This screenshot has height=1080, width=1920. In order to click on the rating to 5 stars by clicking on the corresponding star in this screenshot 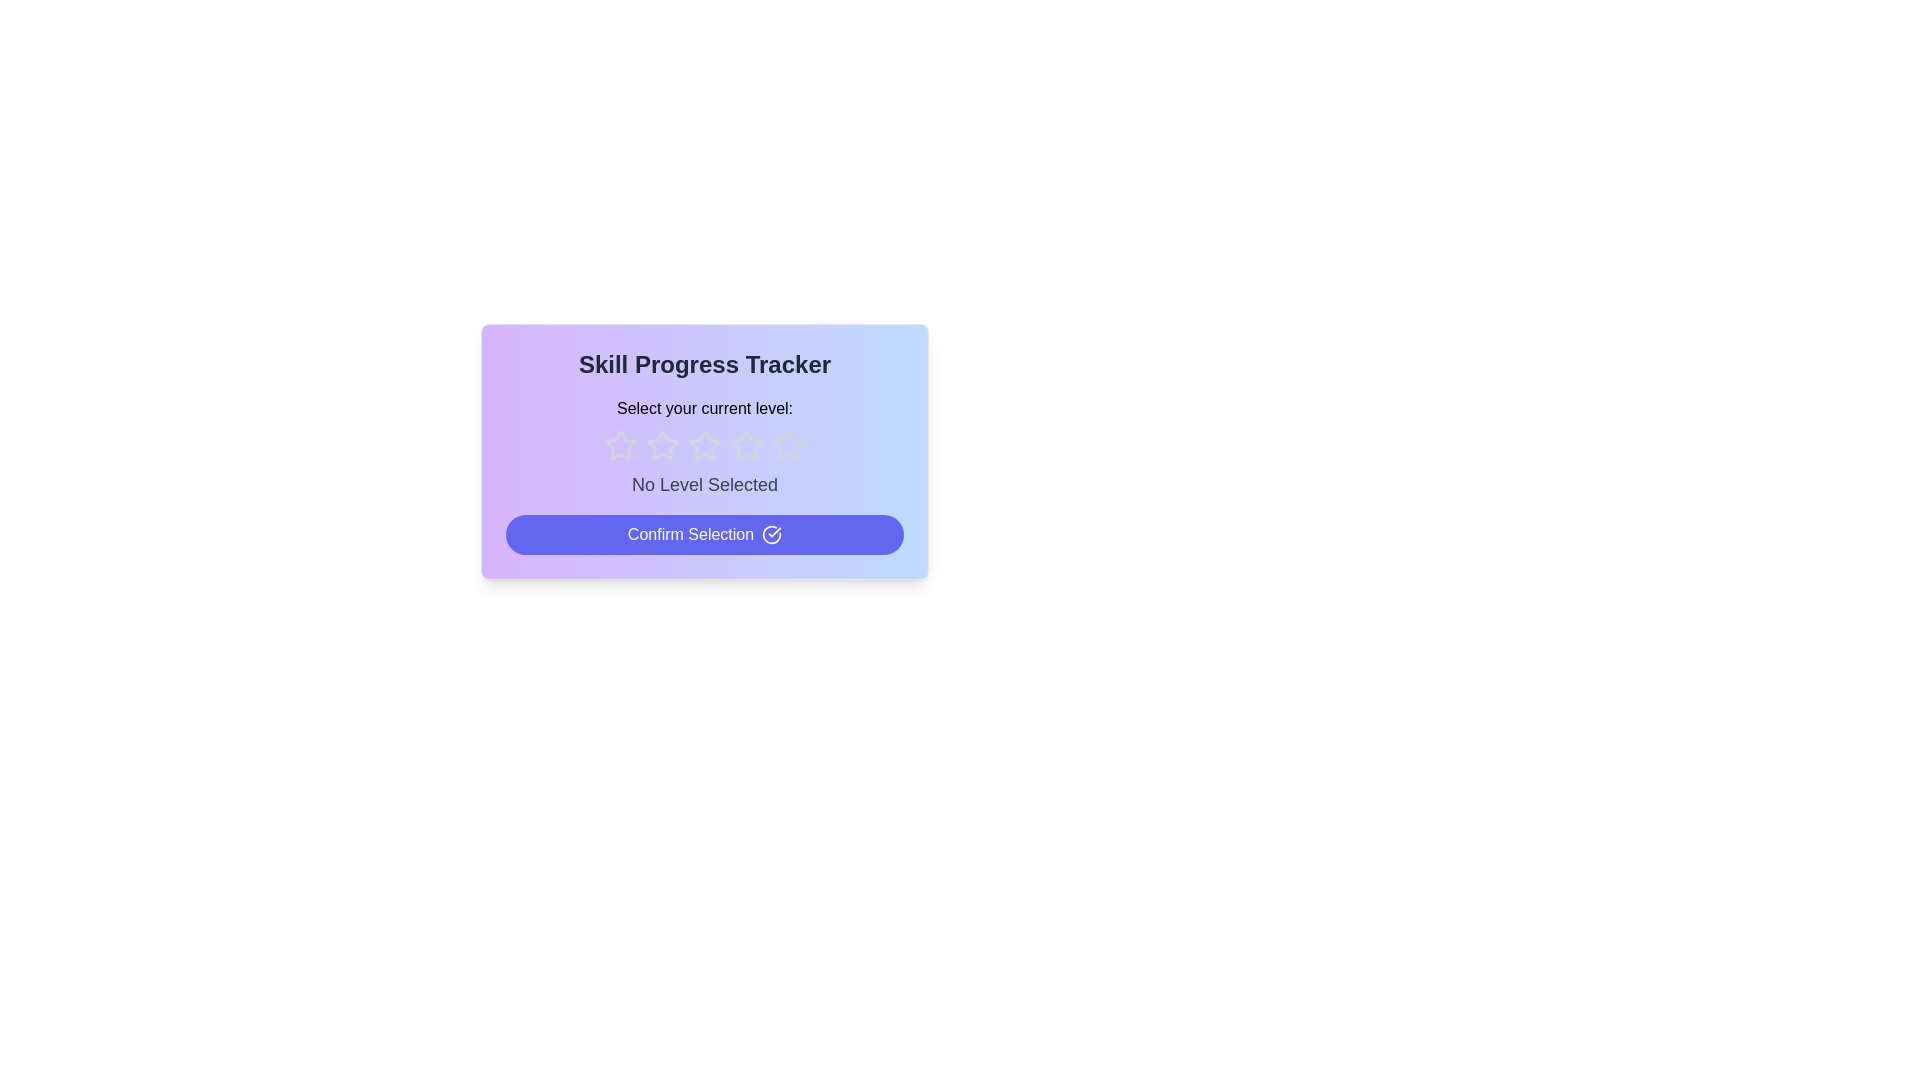, I will do `click(787, 445)`.